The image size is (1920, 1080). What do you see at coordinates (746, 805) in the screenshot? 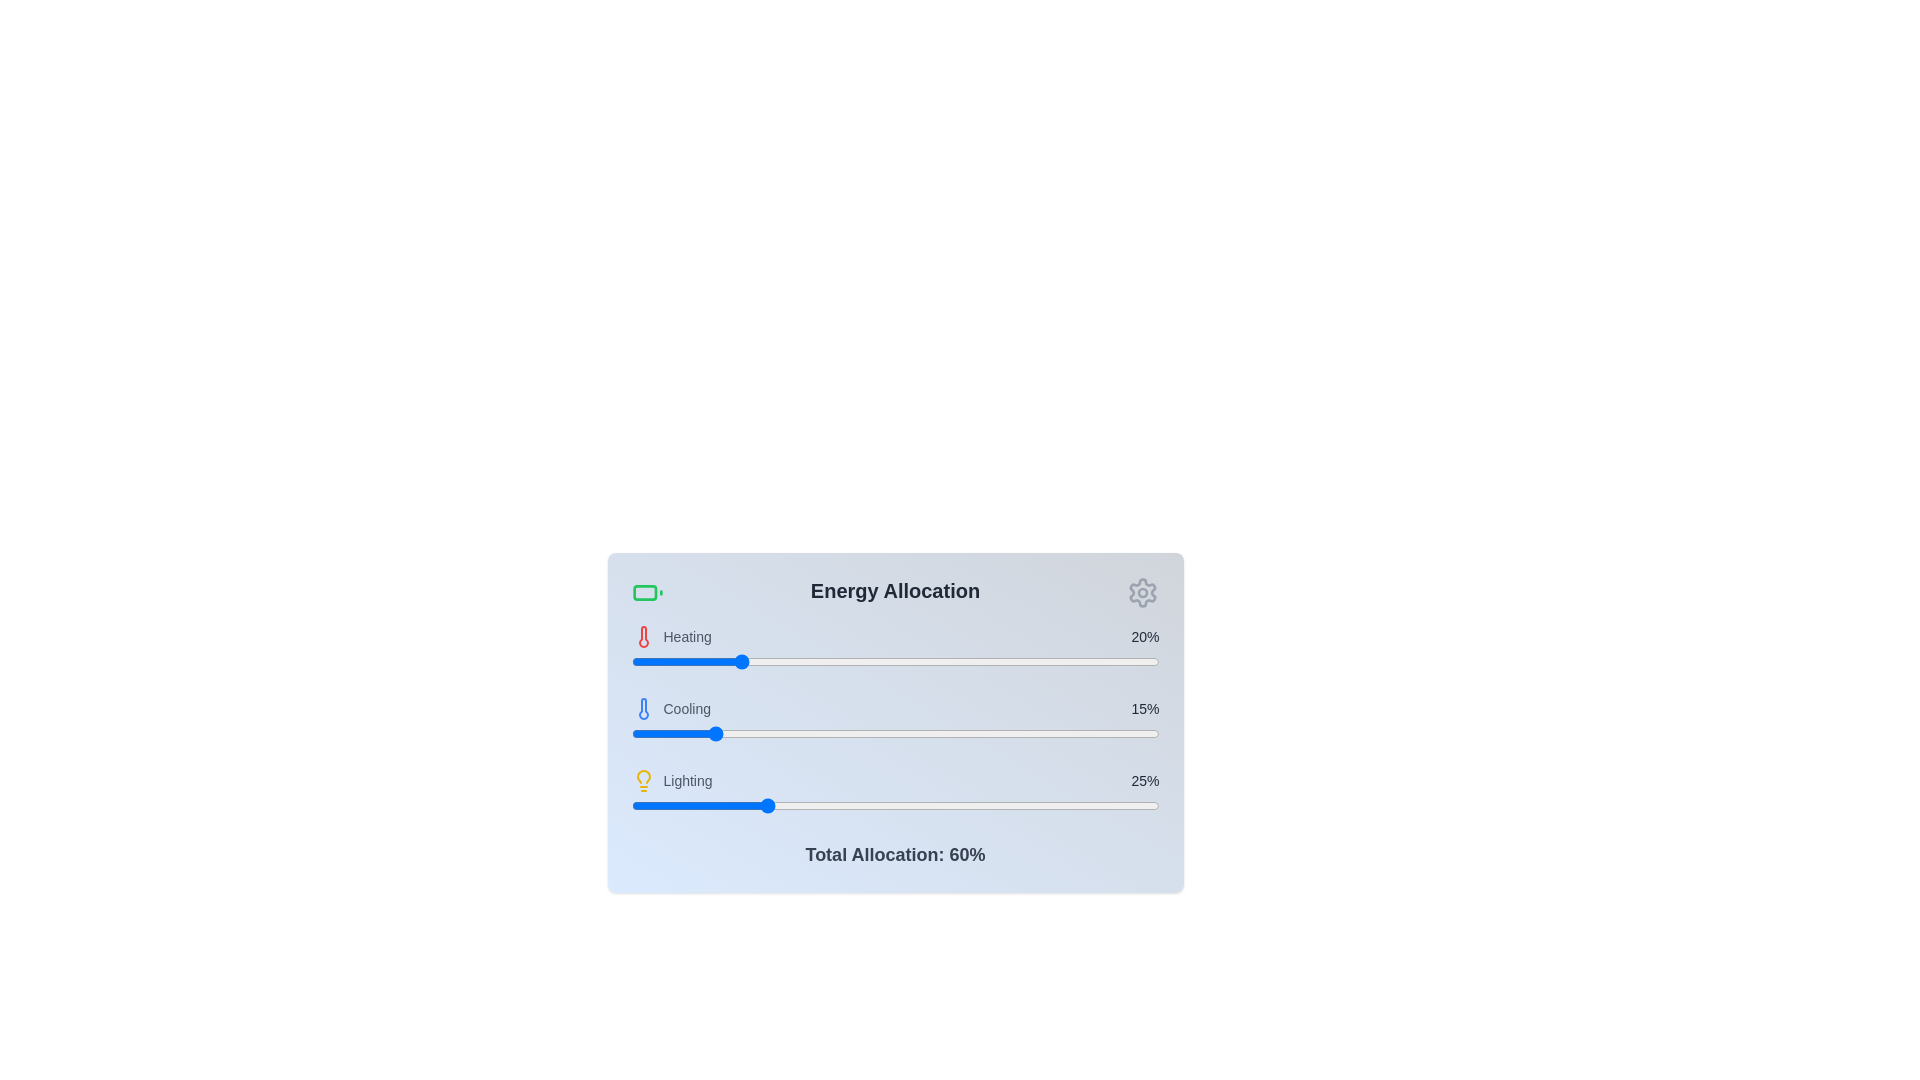
I see `the lighting allocation slider to 22%` at bounding box center [746, 805].